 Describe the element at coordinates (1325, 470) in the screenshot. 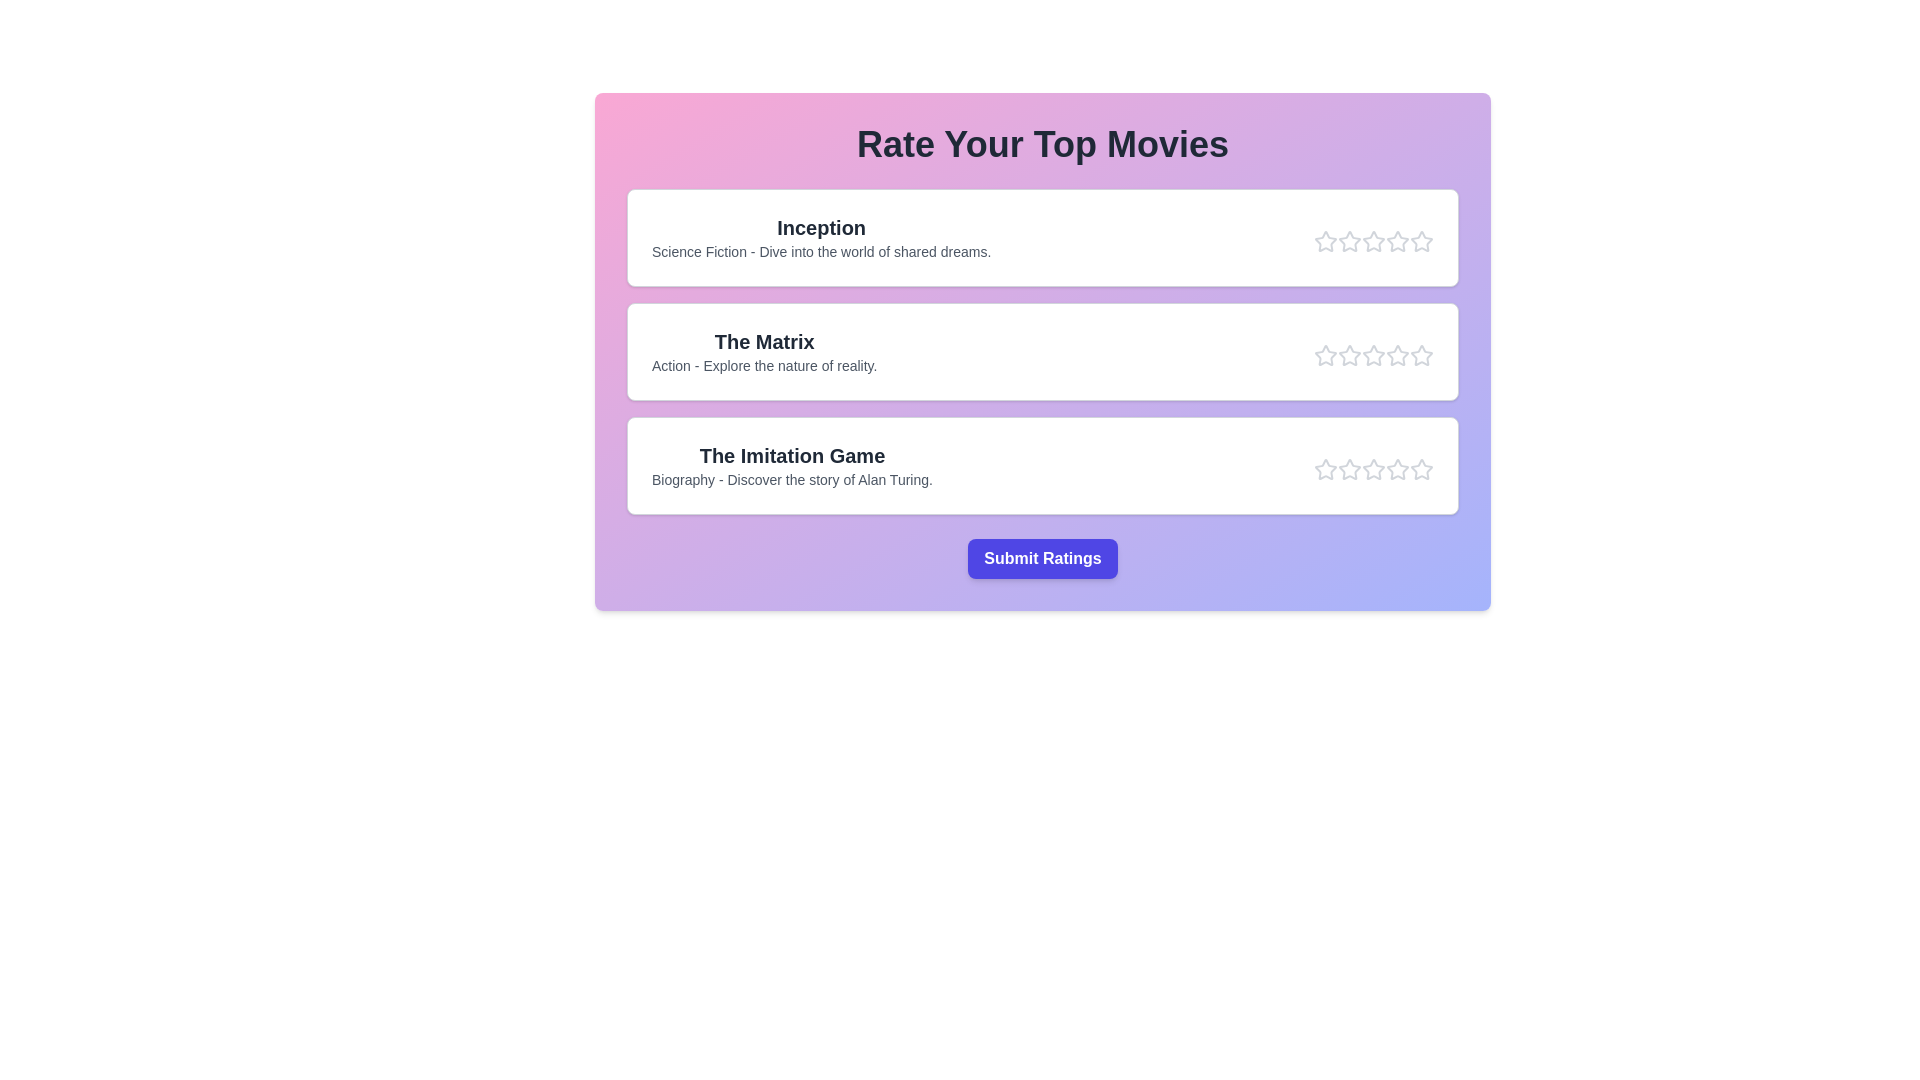

I see `the star corresponding to the rating 1 for the movie The Imitation Game` at that location.